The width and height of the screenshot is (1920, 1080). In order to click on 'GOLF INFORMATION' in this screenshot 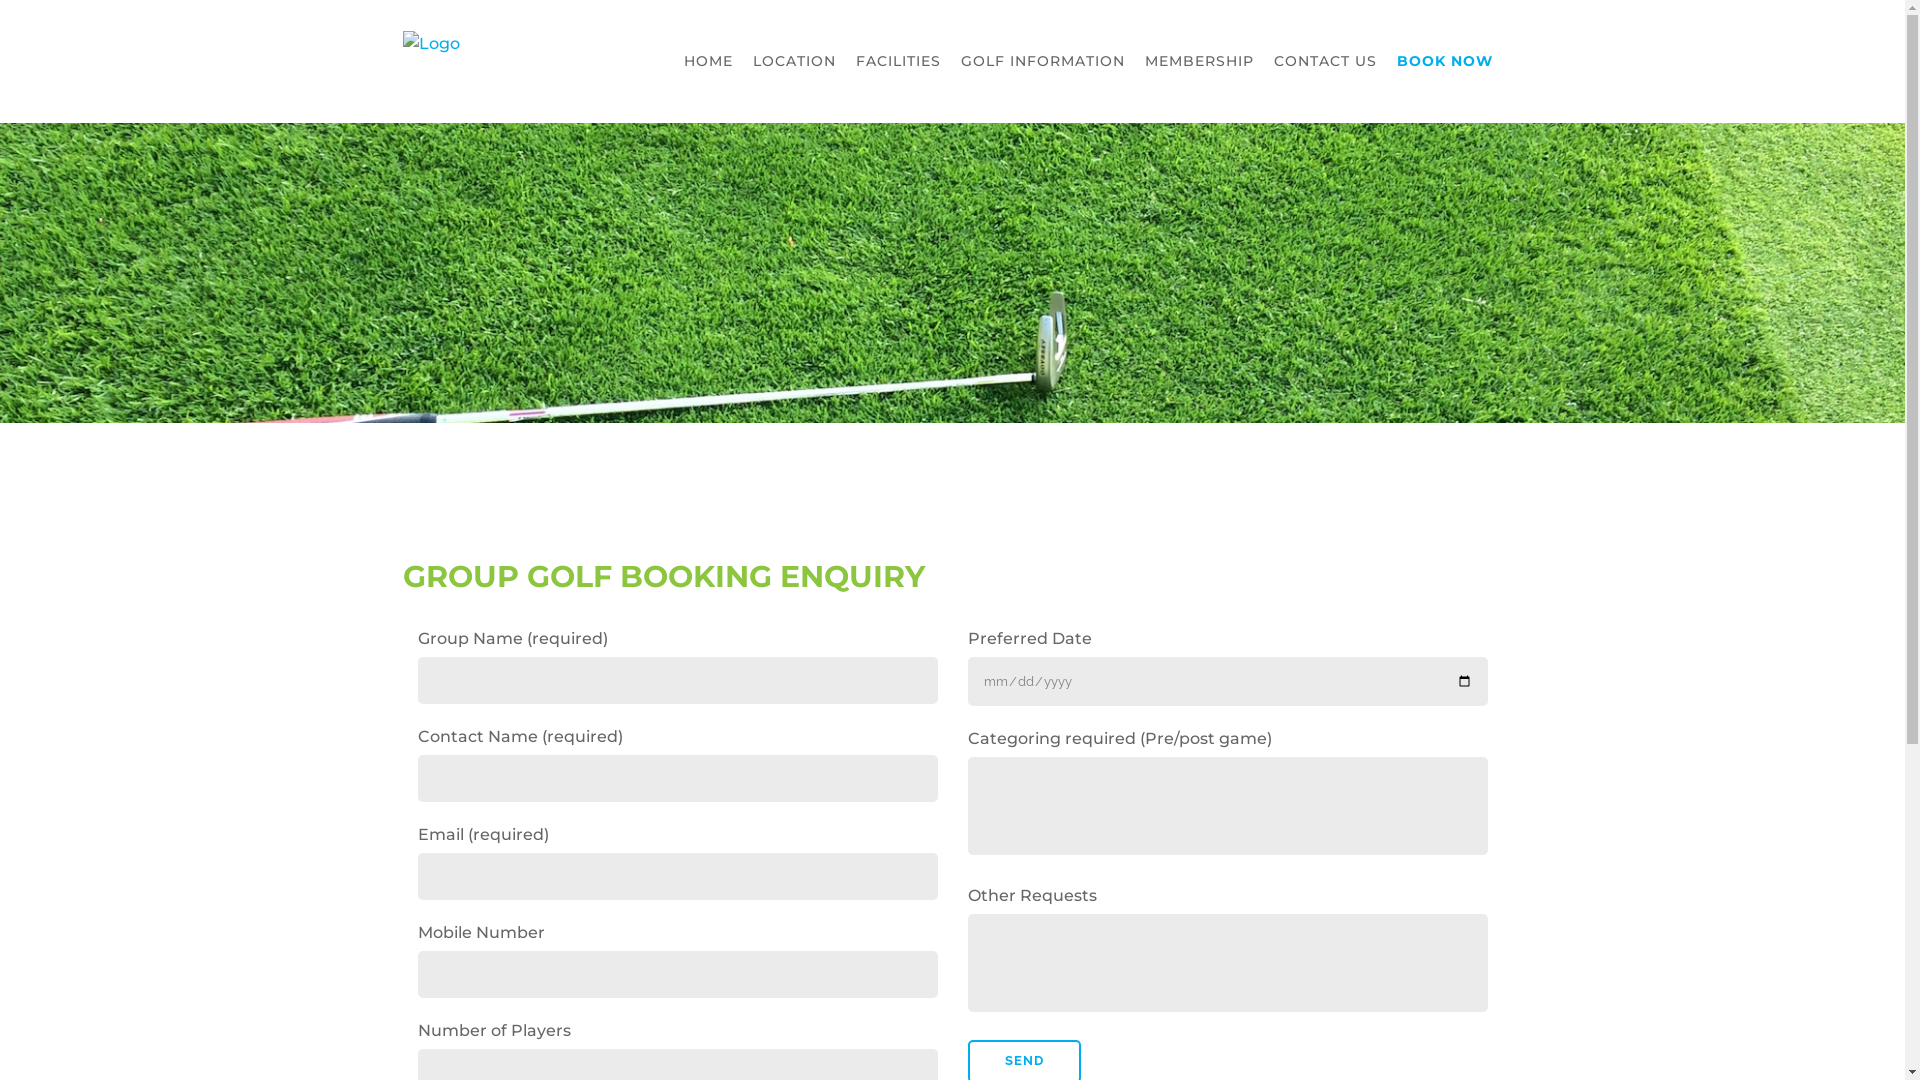, I will do `click(1040, 60)`.